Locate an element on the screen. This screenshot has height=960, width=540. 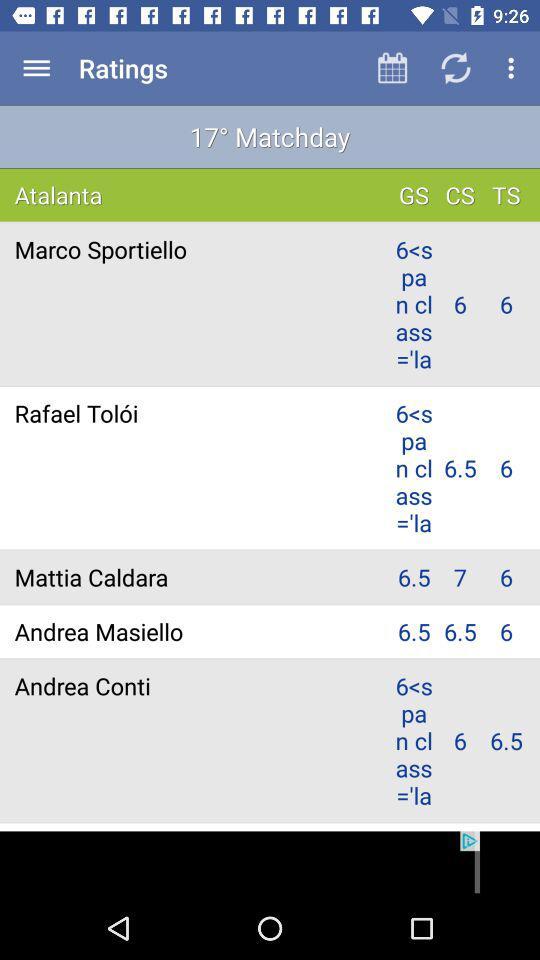
advertising is located at coordinates (270, 863).